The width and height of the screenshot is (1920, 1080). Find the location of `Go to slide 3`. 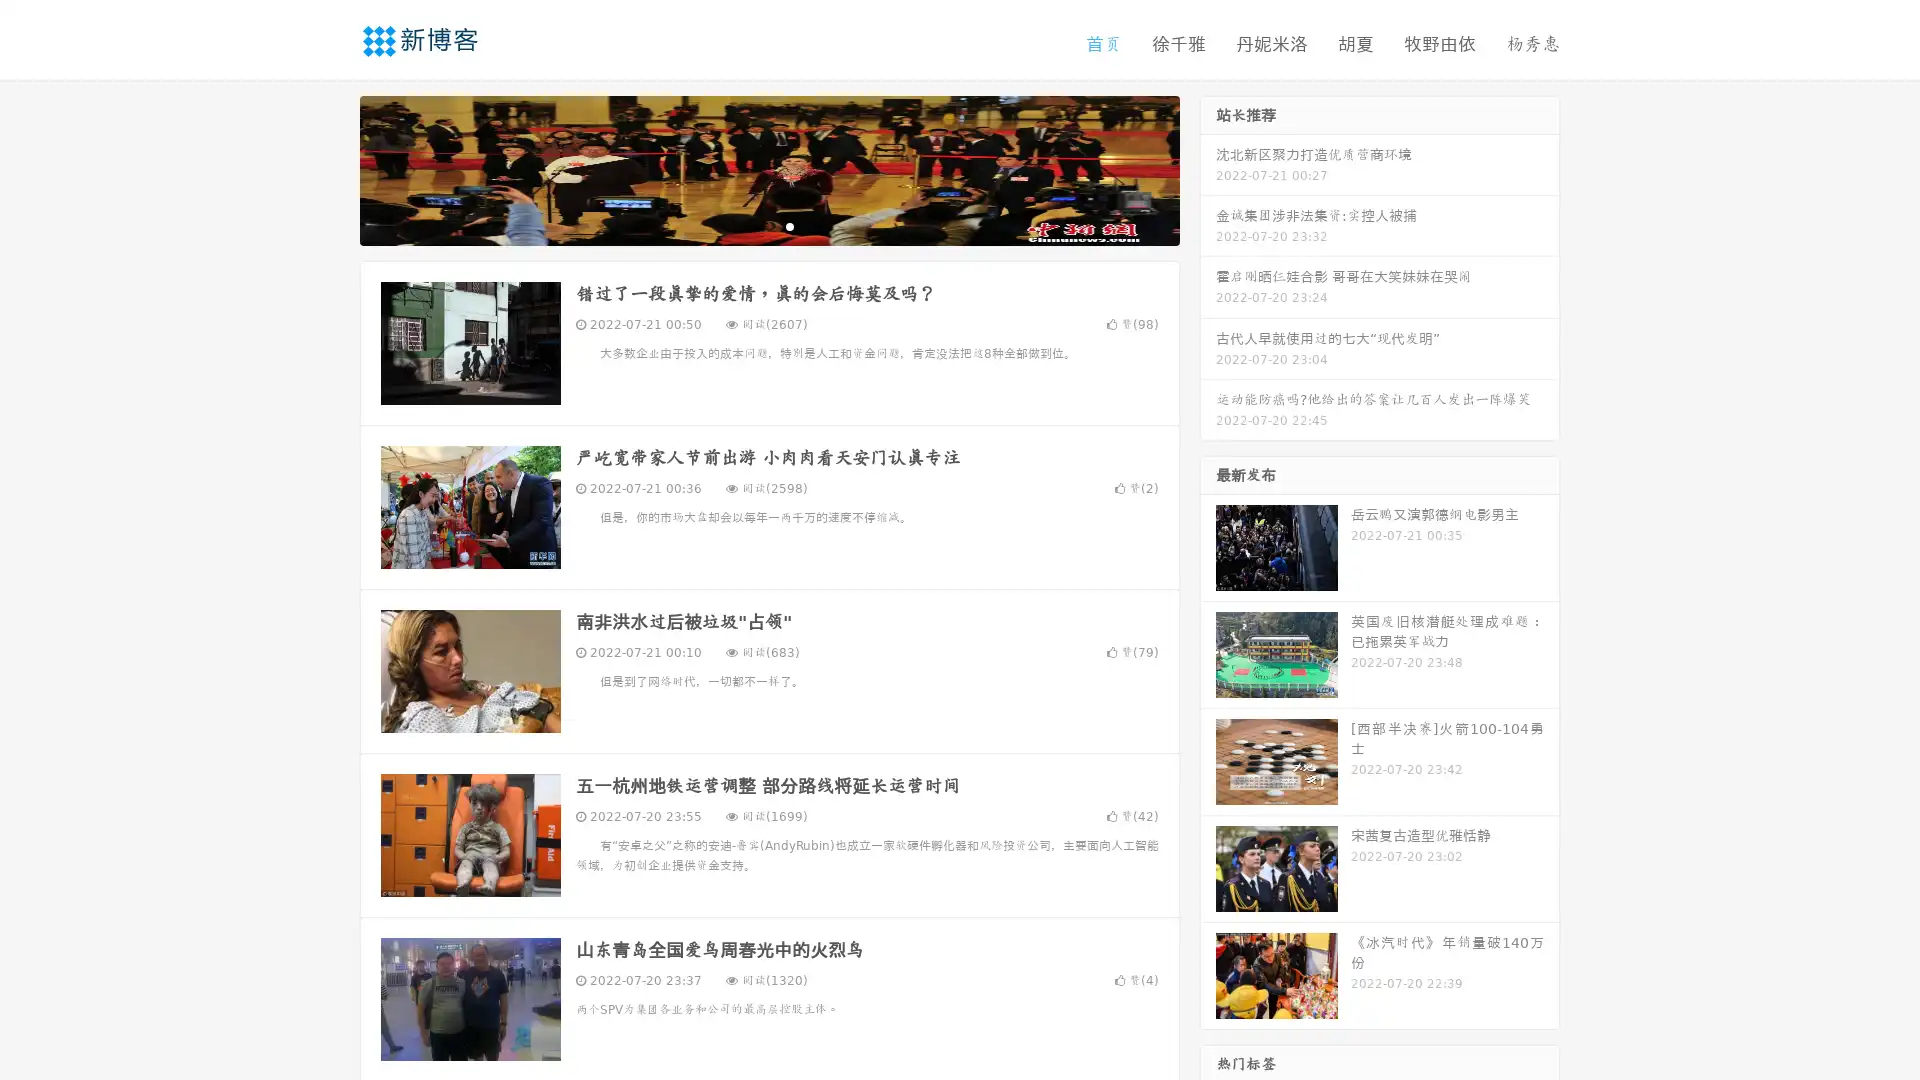

Go to slide 3 is located at coordinates (789, 225).